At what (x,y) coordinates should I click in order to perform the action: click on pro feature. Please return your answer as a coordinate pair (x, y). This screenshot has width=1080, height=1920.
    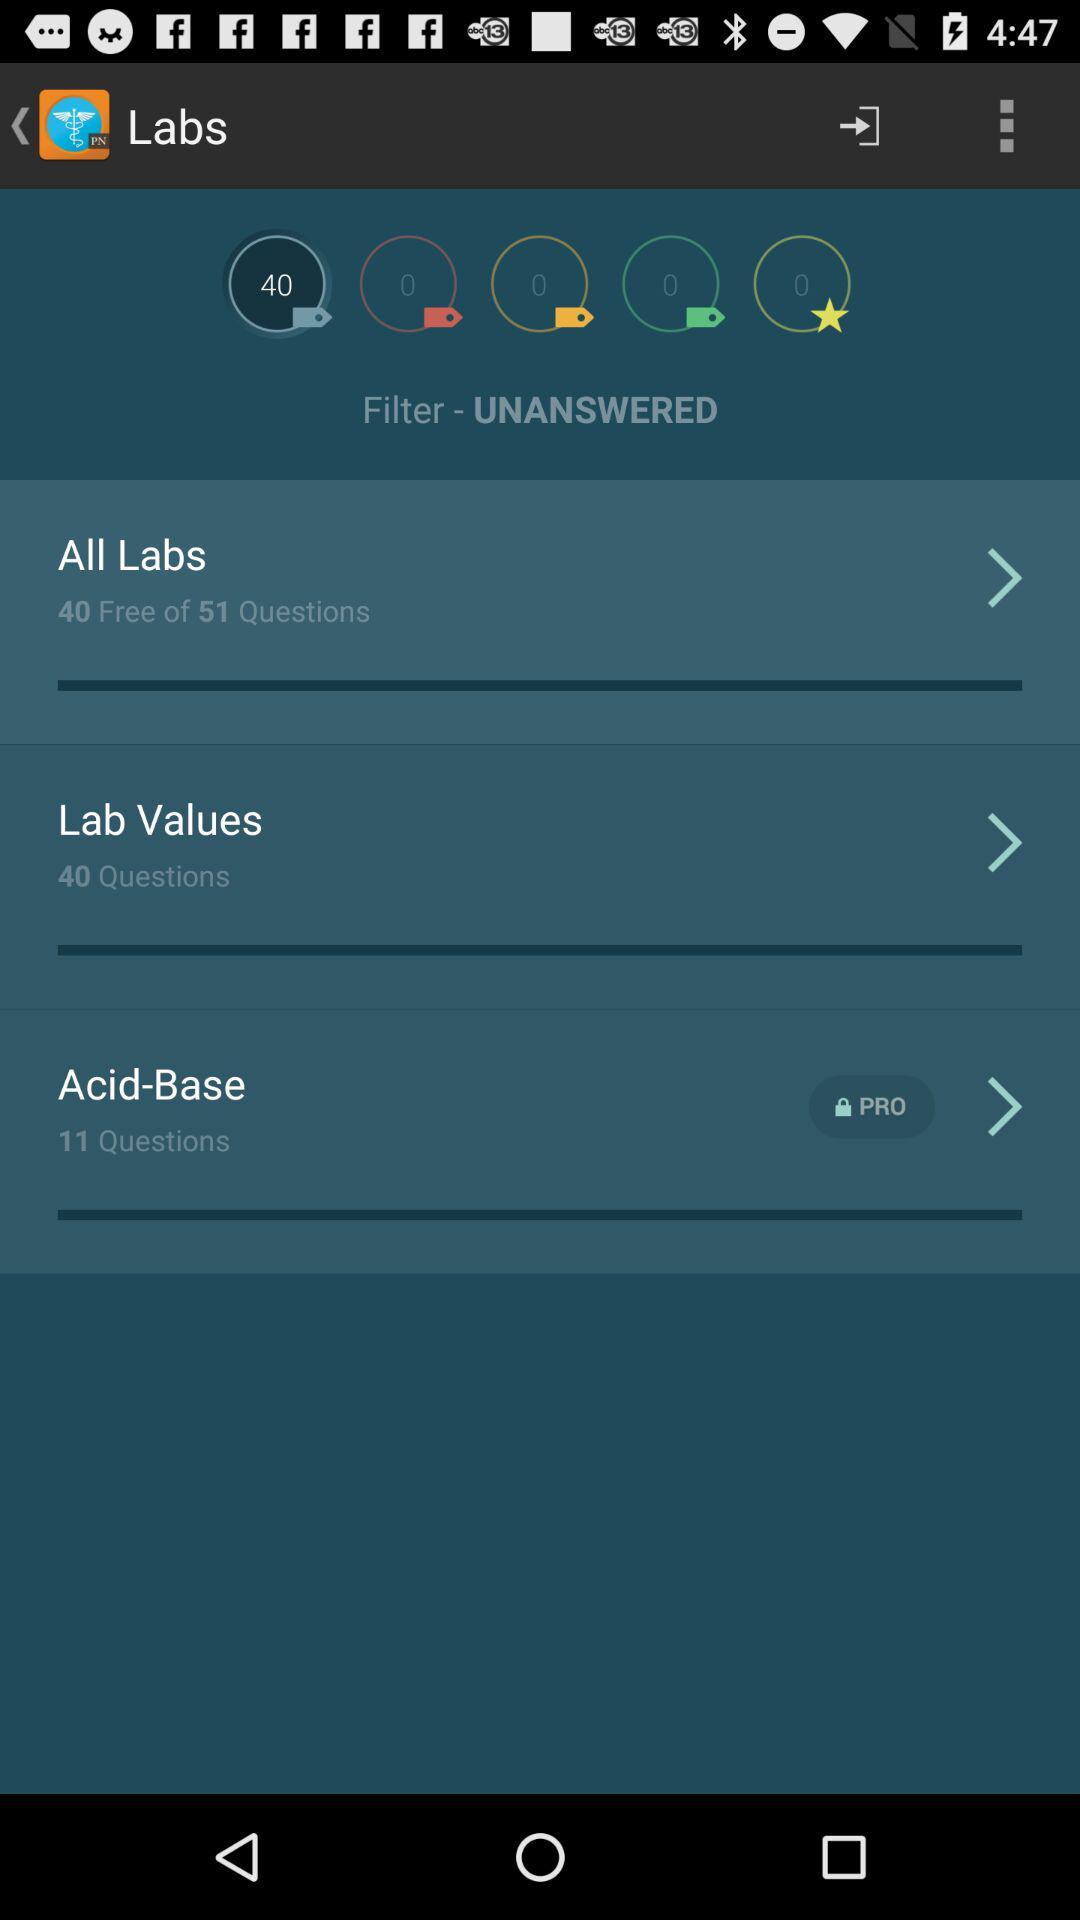
    Looking at the image, I should click on (871, 1106).